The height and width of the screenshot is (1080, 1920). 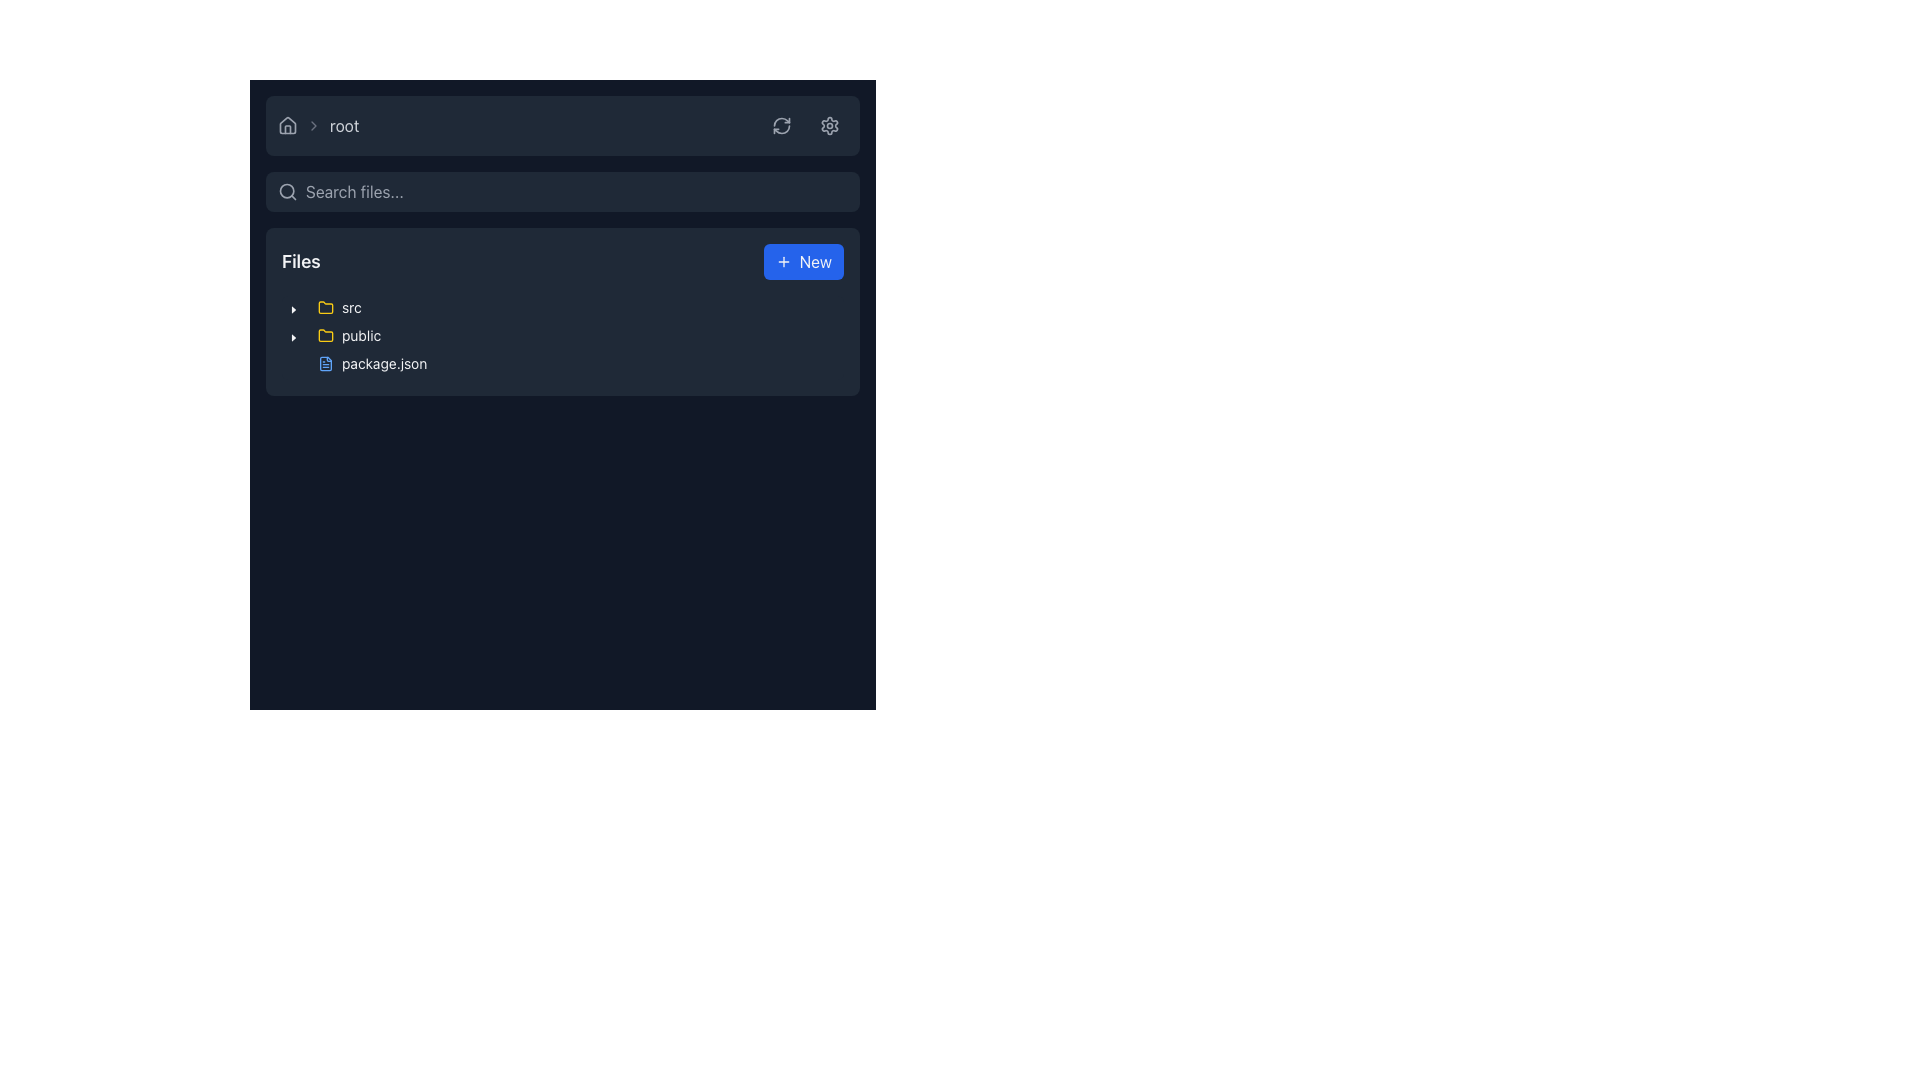 I want to click on the 'public' tree node item, which is represented by a yellow folder icon followed by the label 'public', located under the 'Files' heading, so click(x=349, y=334).